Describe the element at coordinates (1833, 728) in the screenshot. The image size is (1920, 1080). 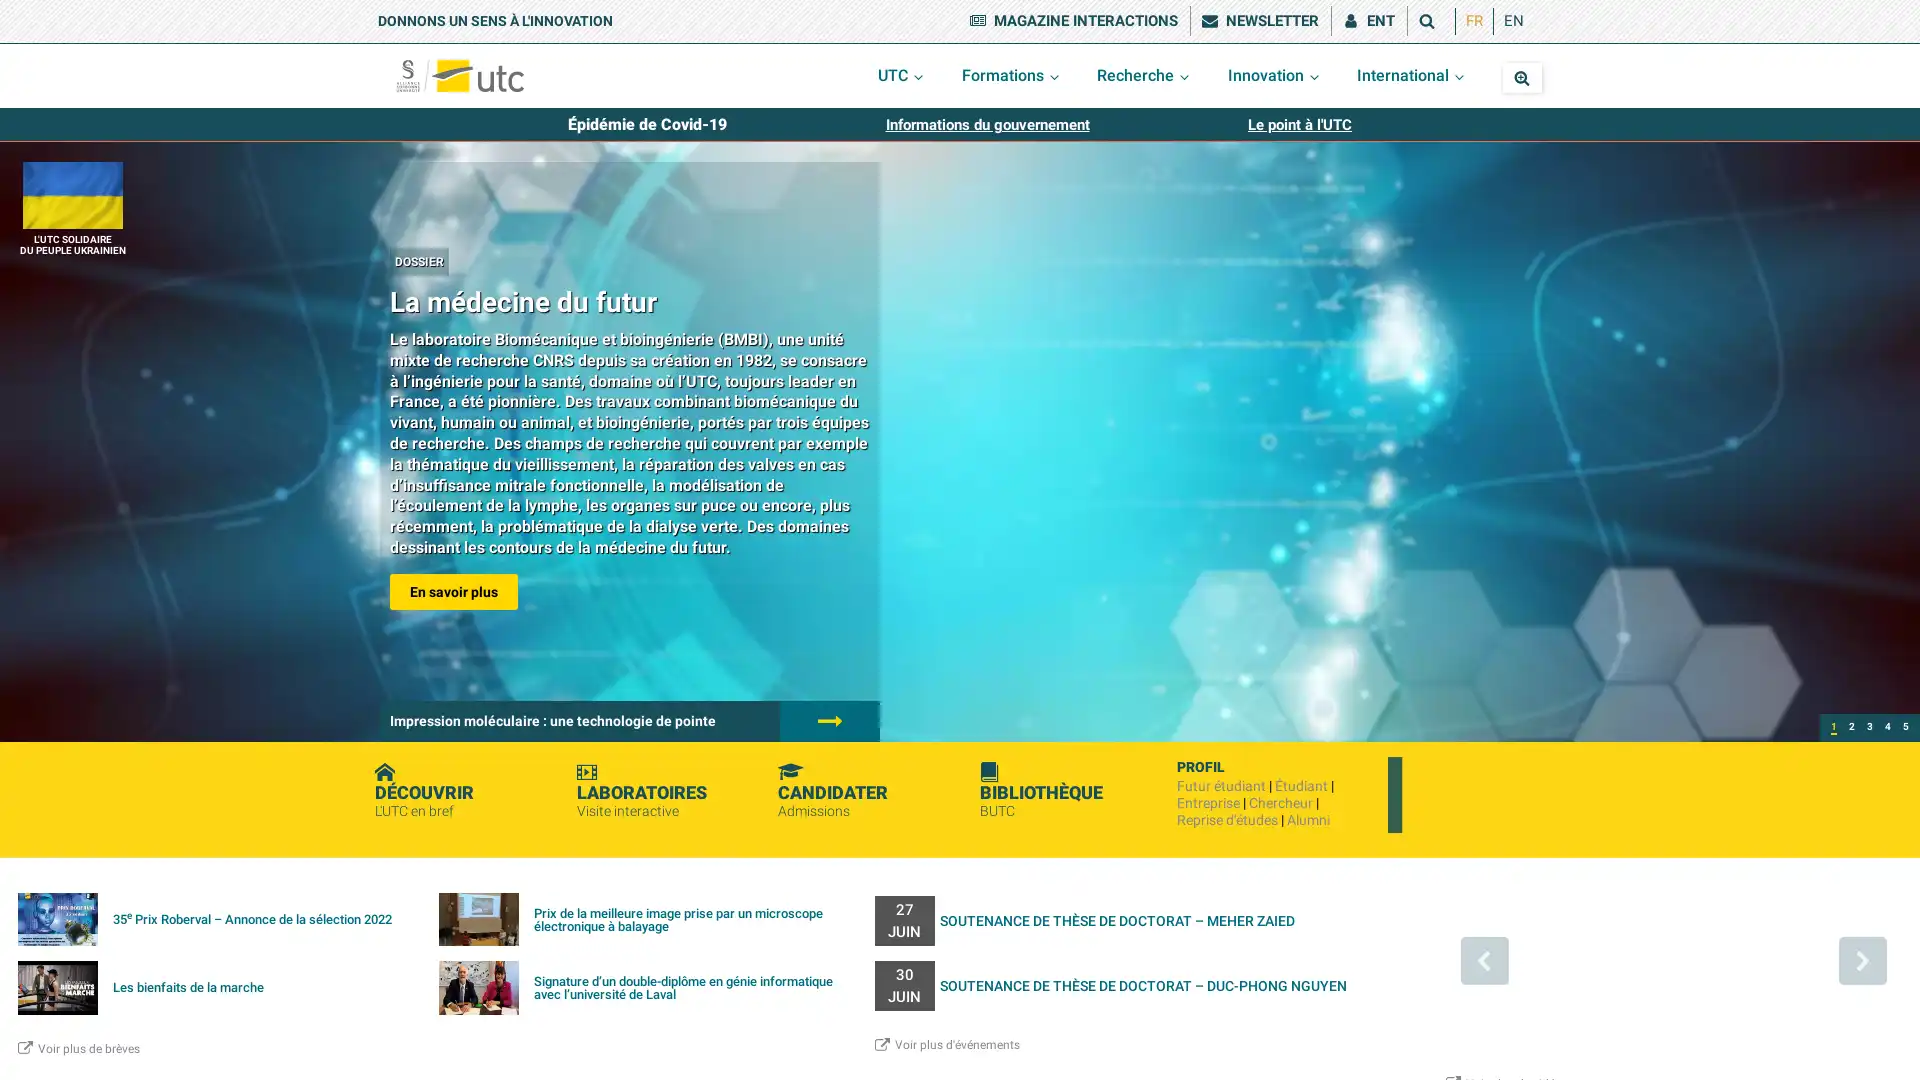
I see `La medecine du futur` at that location.